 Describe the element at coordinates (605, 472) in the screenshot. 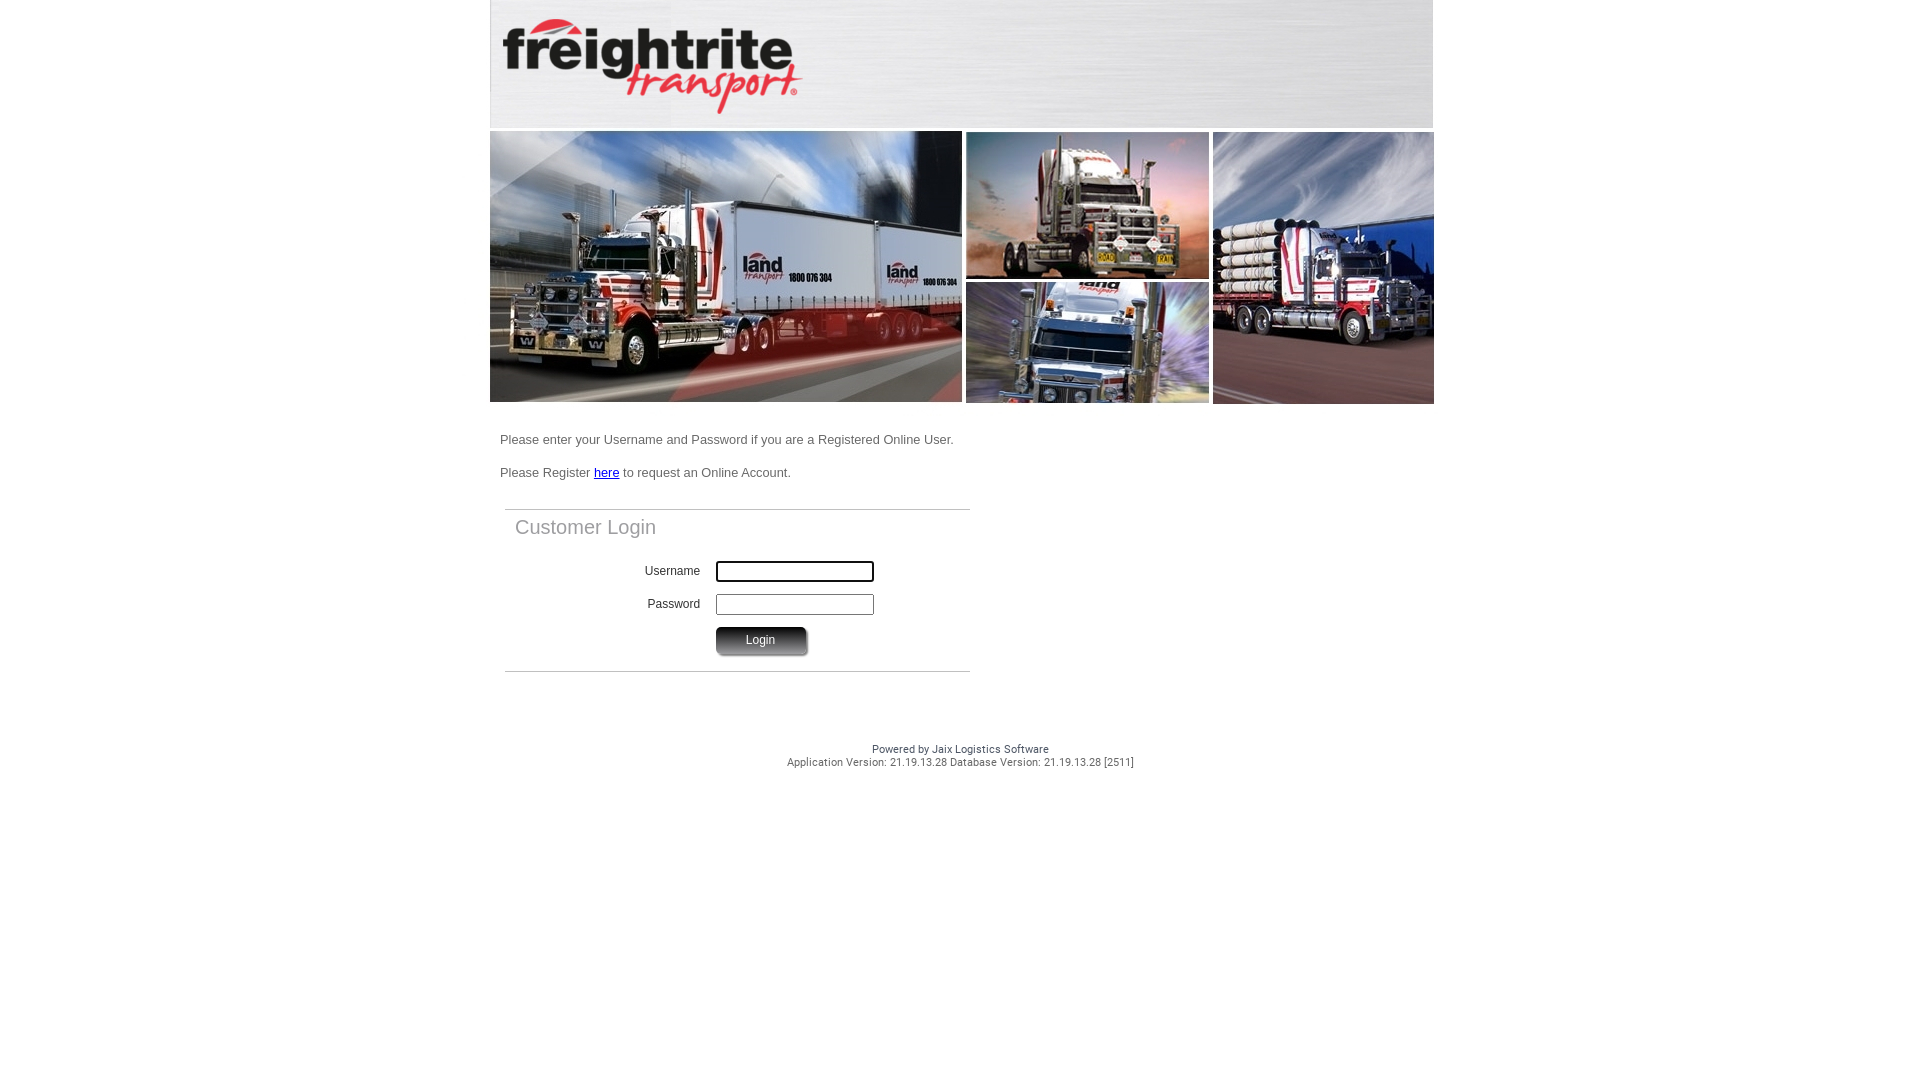

I see `'here'` at that location.